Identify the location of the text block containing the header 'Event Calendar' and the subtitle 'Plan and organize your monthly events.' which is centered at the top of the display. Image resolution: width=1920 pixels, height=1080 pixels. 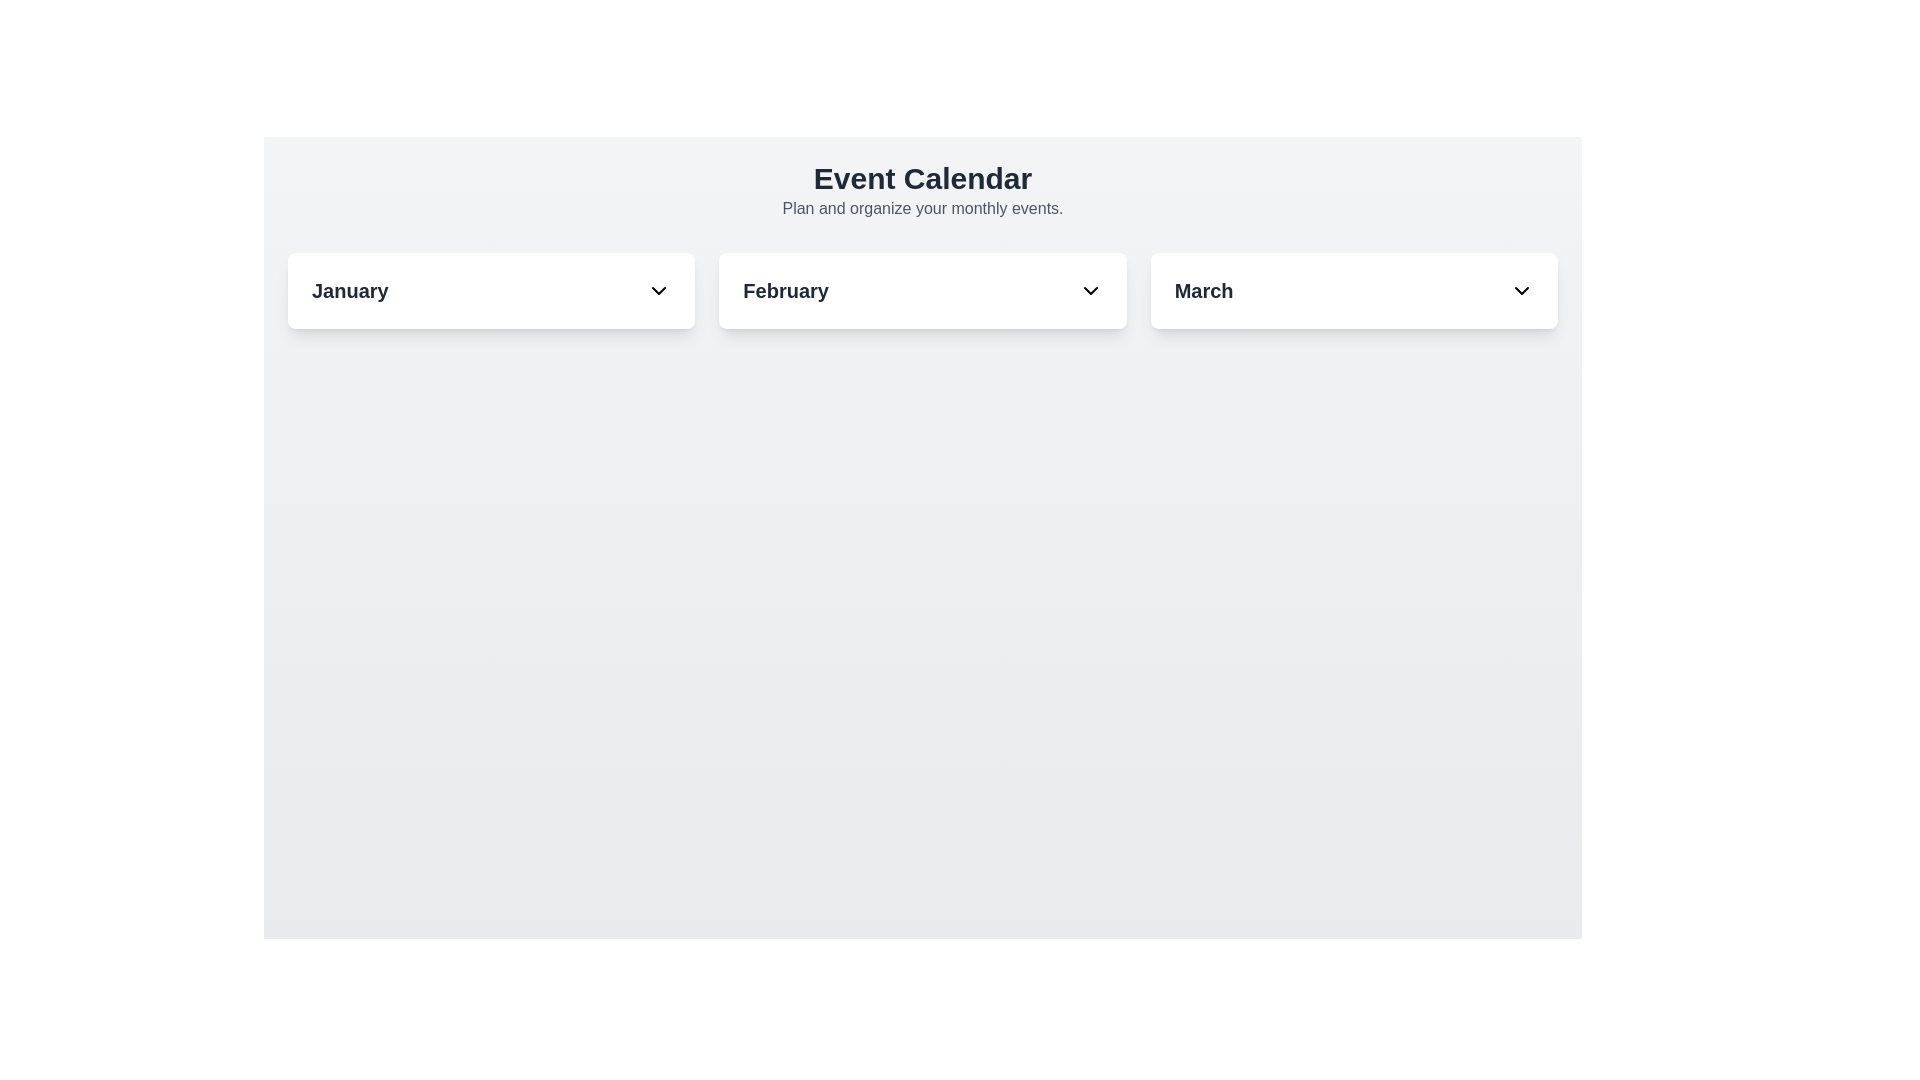
(921, 191).